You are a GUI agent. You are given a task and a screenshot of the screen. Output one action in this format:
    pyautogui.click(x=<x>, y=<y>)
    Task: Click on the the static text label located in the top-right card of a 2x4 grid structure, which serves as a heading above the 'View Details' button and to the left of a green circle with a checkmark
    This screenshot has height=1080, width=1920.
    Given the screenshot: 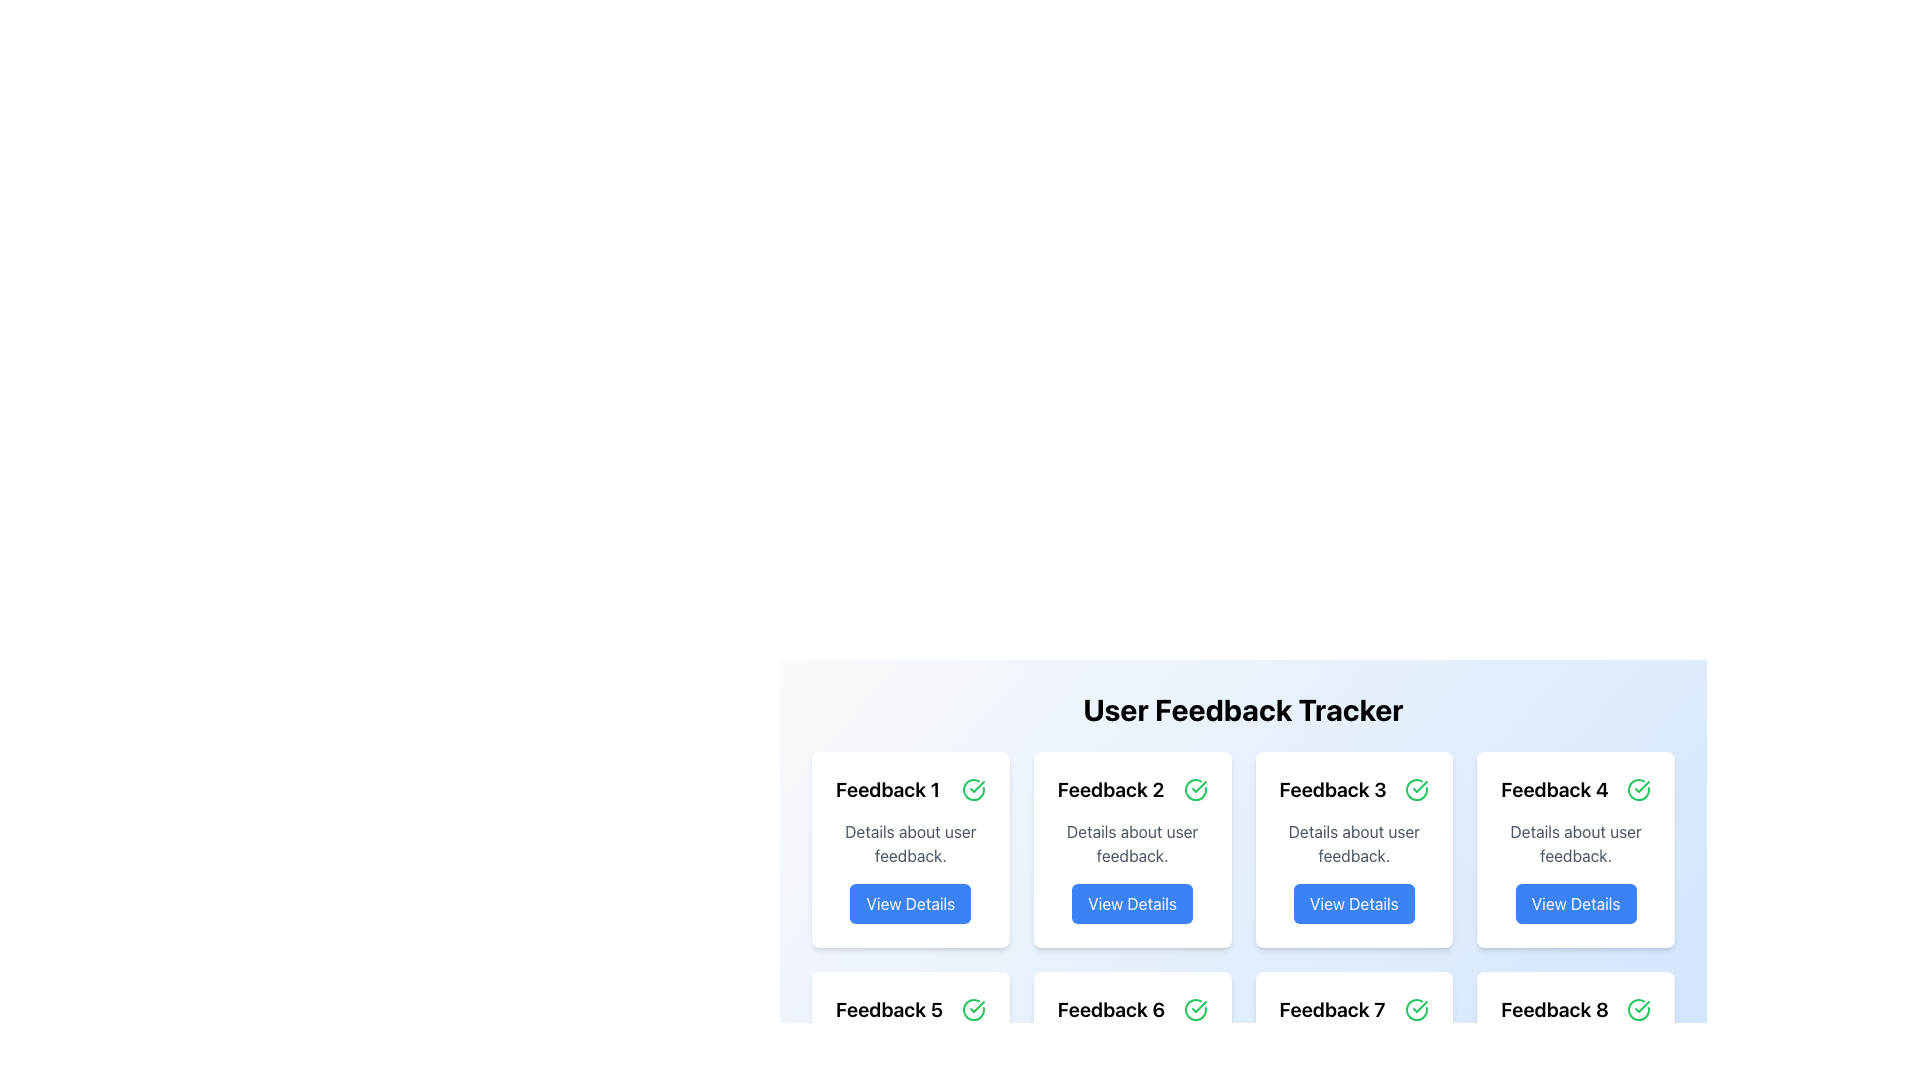 What is the action you would take?
    pyautogui.click(x=1554, y=789)
    